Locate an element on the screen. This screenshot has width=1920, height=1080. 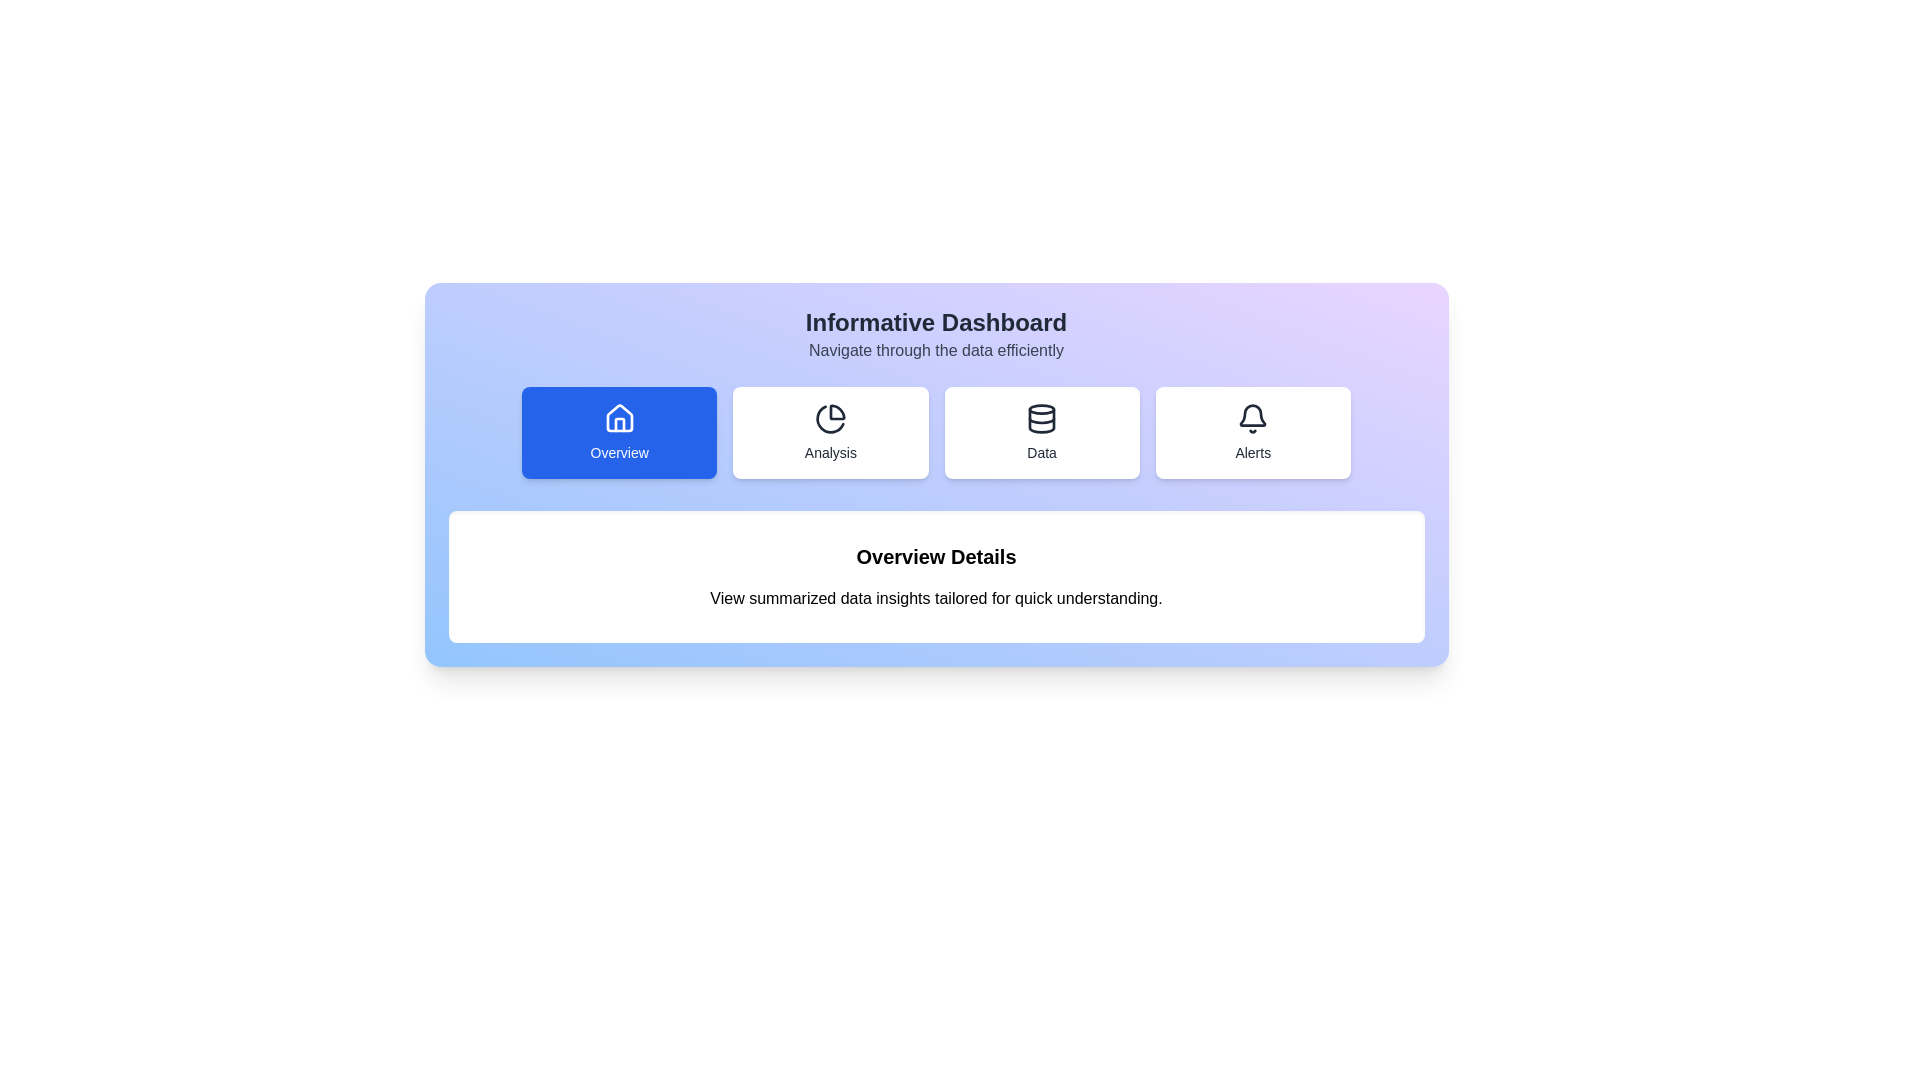
the 'Overview' button, which is the first button in a horizontal row of four buttons under the 'Informative Dashboard' heading is located at coordinates (618, 431).